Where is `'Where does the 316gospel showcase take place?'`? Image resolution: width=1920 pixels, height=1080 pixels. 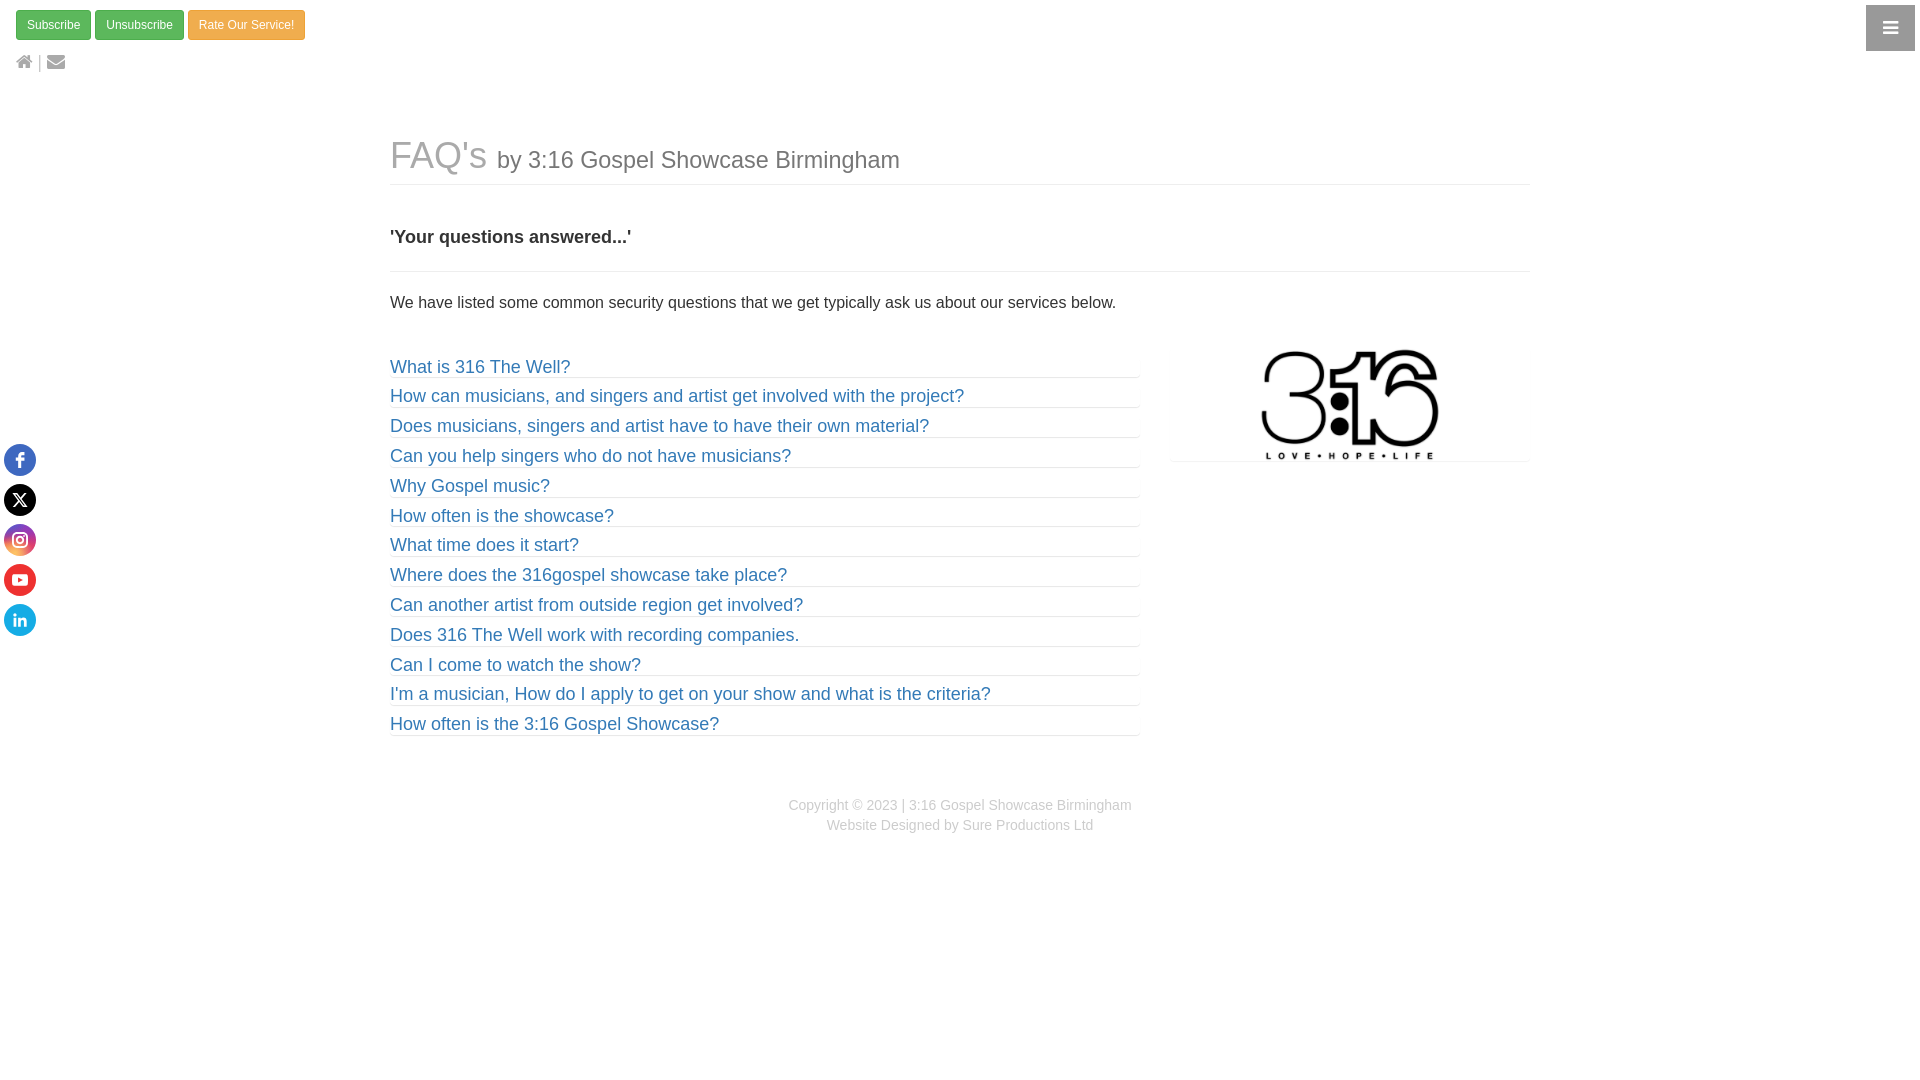 'Where does the 316gospel showcase take place?' is located at coordinates (587, 574).